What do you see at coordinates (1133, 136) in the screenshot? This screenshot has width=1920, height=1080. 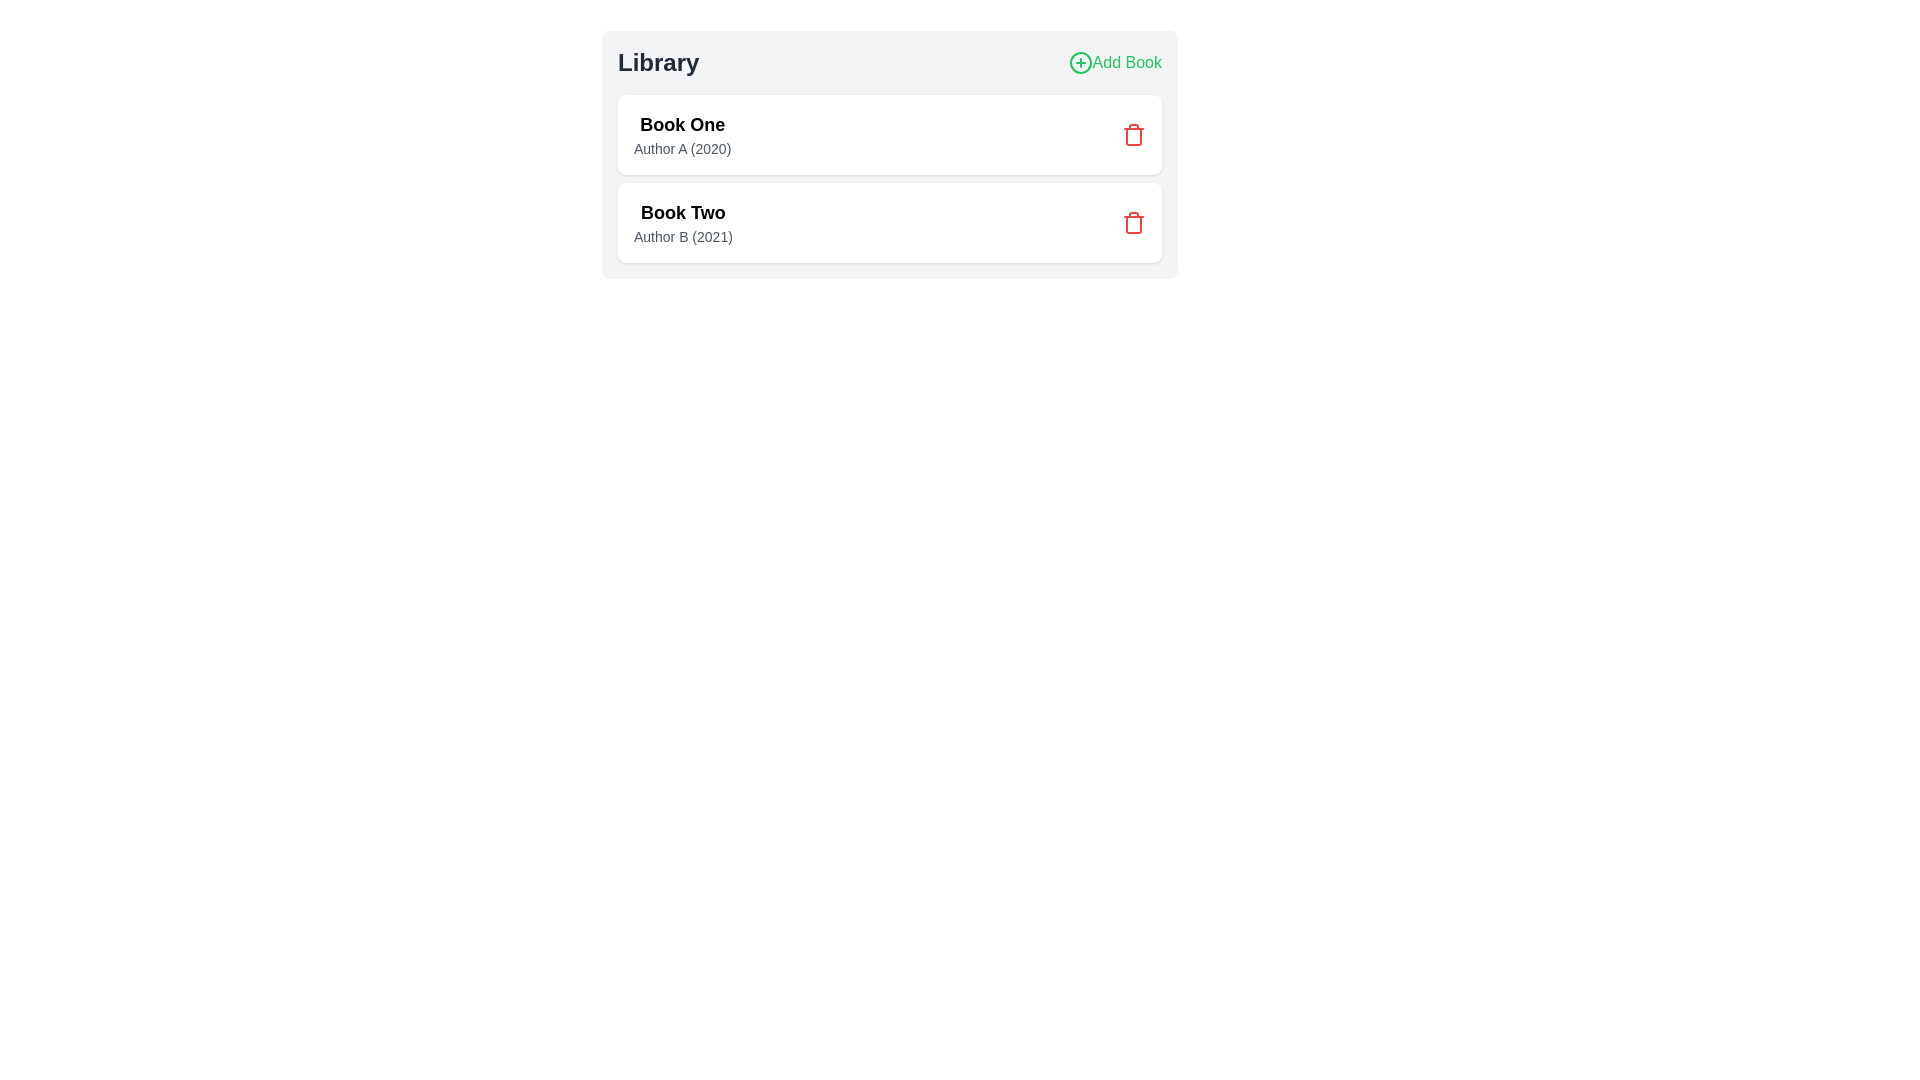 I see `the trash bin icon component, which is part of the main trash icon group located to the right of the 'Book One' list item` at bounding box center [1133, 136].